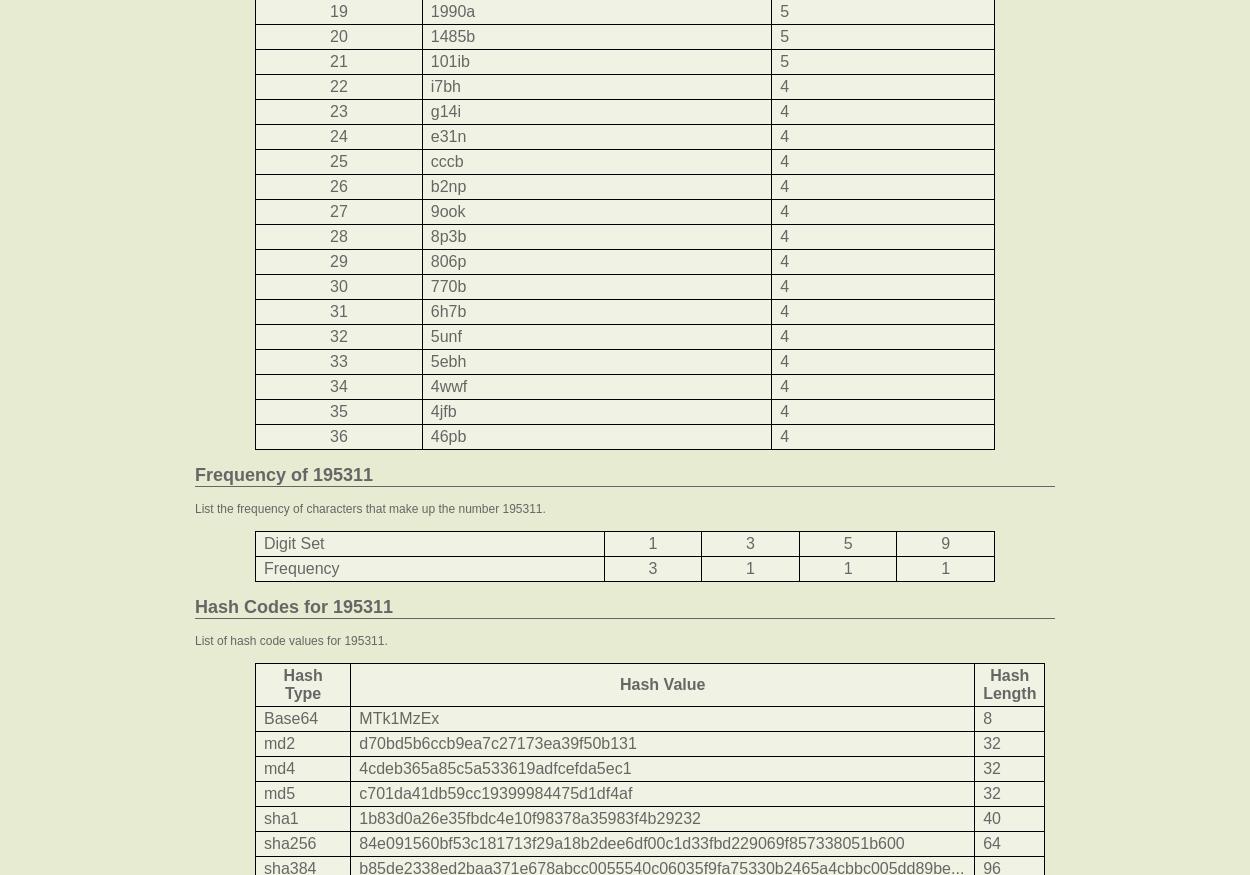 This screenshot has height=875, width=1250. Describe the element at coordinates (336, 111) in the screenshot. I see `'23'` at that location.